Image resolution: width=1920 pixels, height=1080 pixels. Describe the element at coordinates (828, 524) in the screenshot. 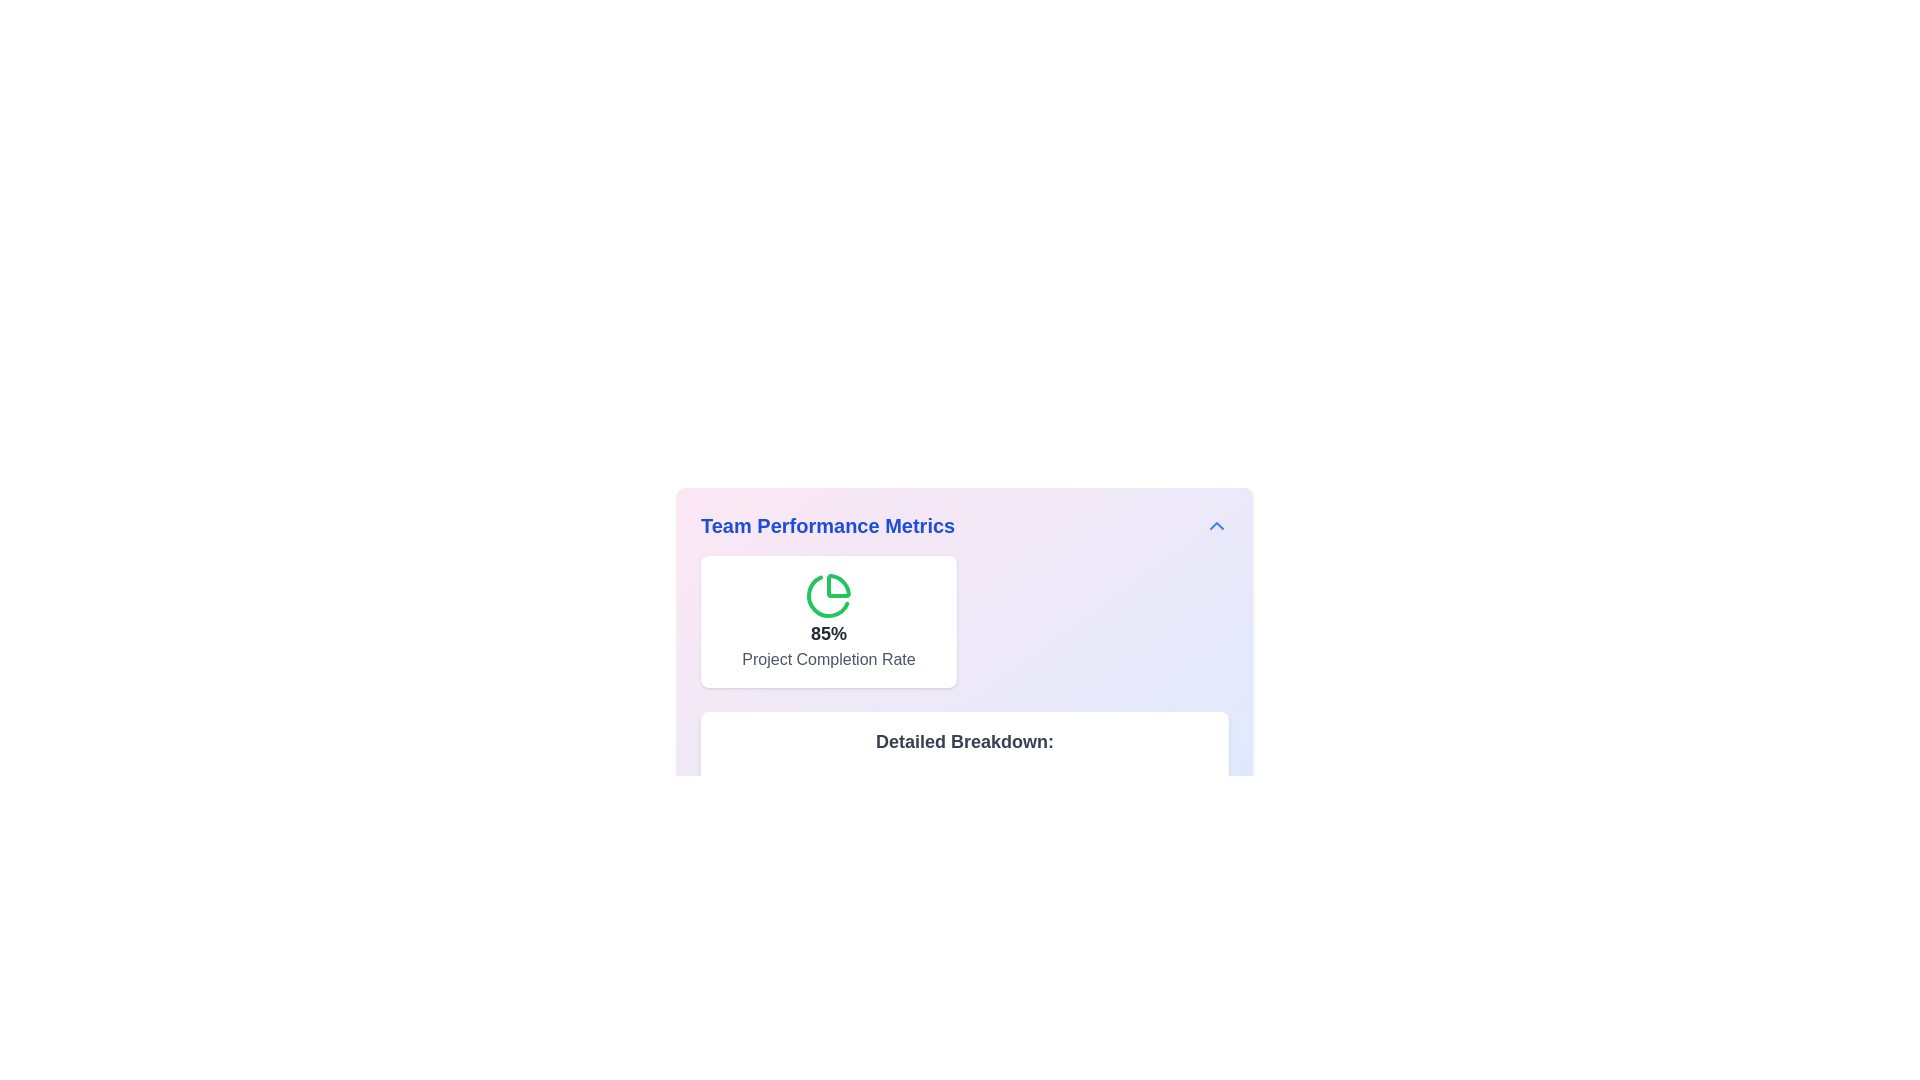

I see `section title text located at the top of the metrics section, which is aligned to the left and serves as a header for team performance metrics` at that location.